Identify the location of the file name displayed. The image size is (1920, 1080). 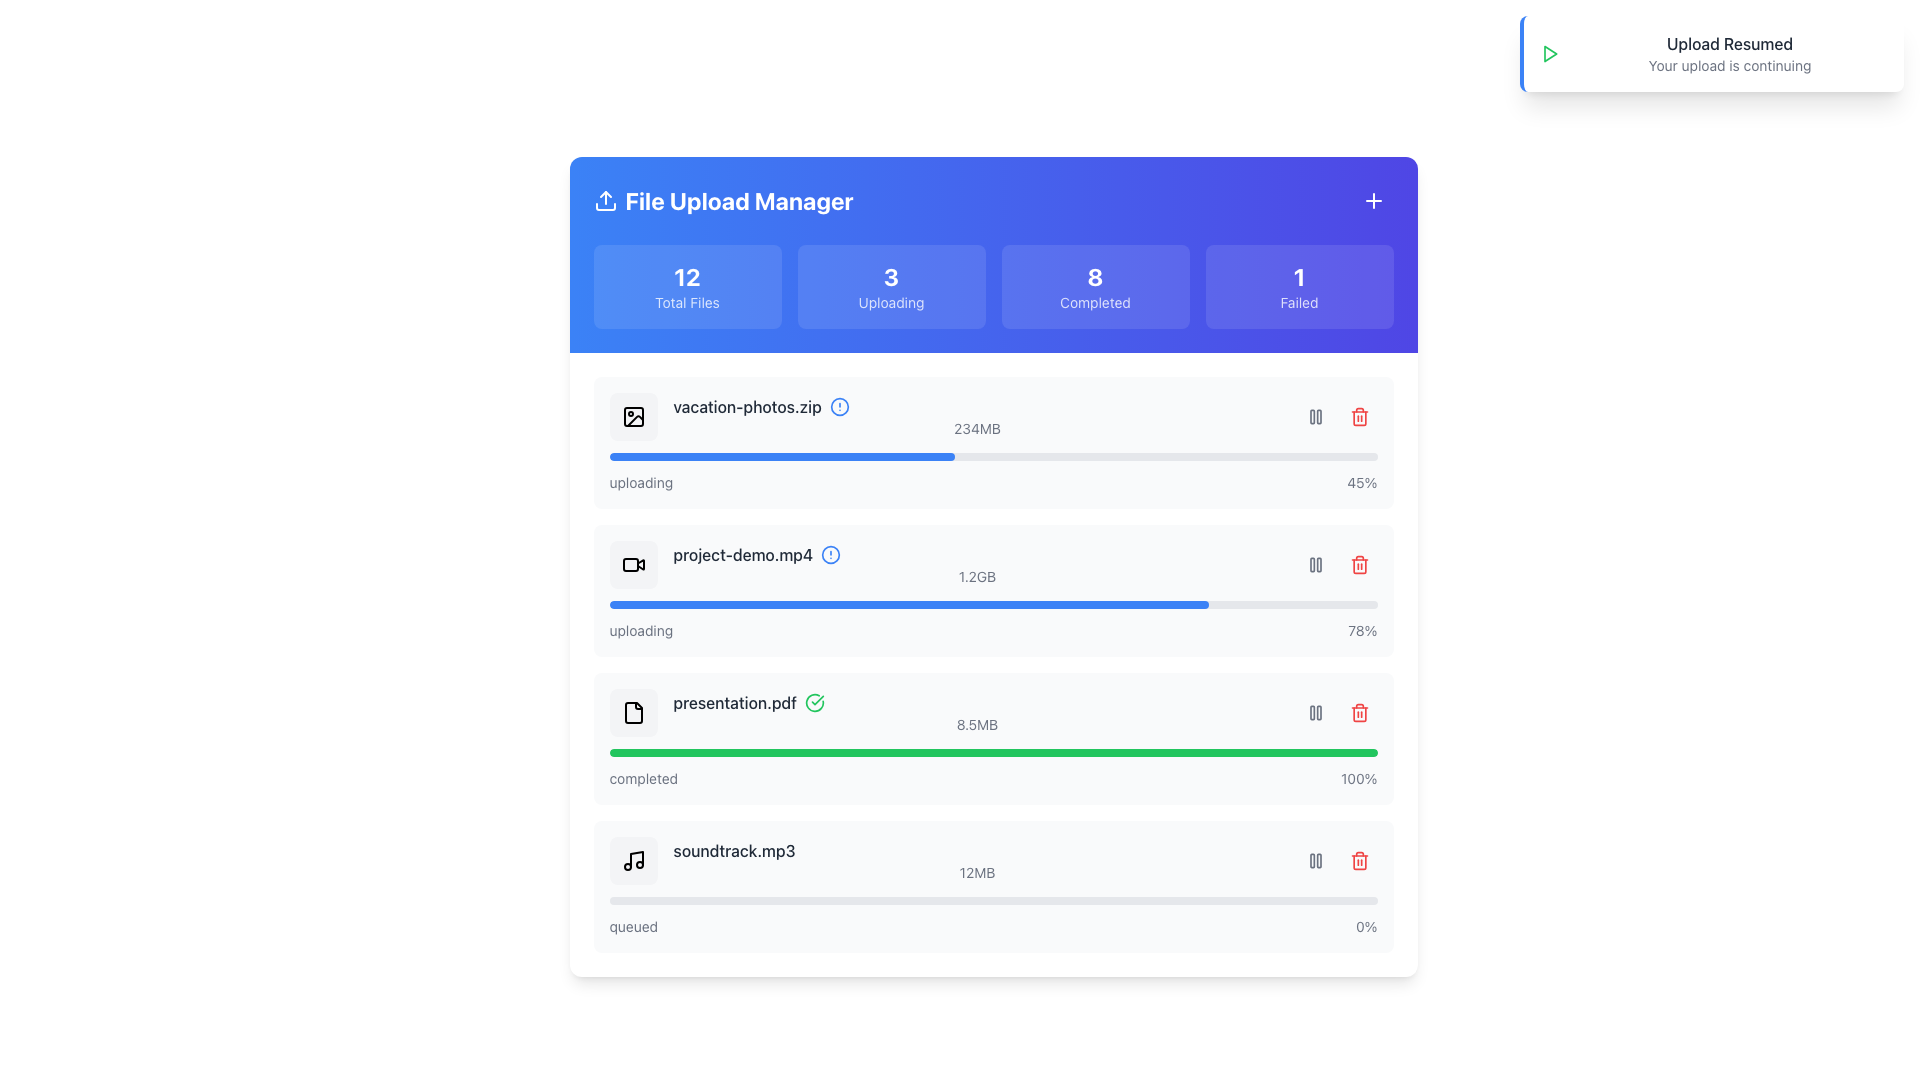
(742, 555).